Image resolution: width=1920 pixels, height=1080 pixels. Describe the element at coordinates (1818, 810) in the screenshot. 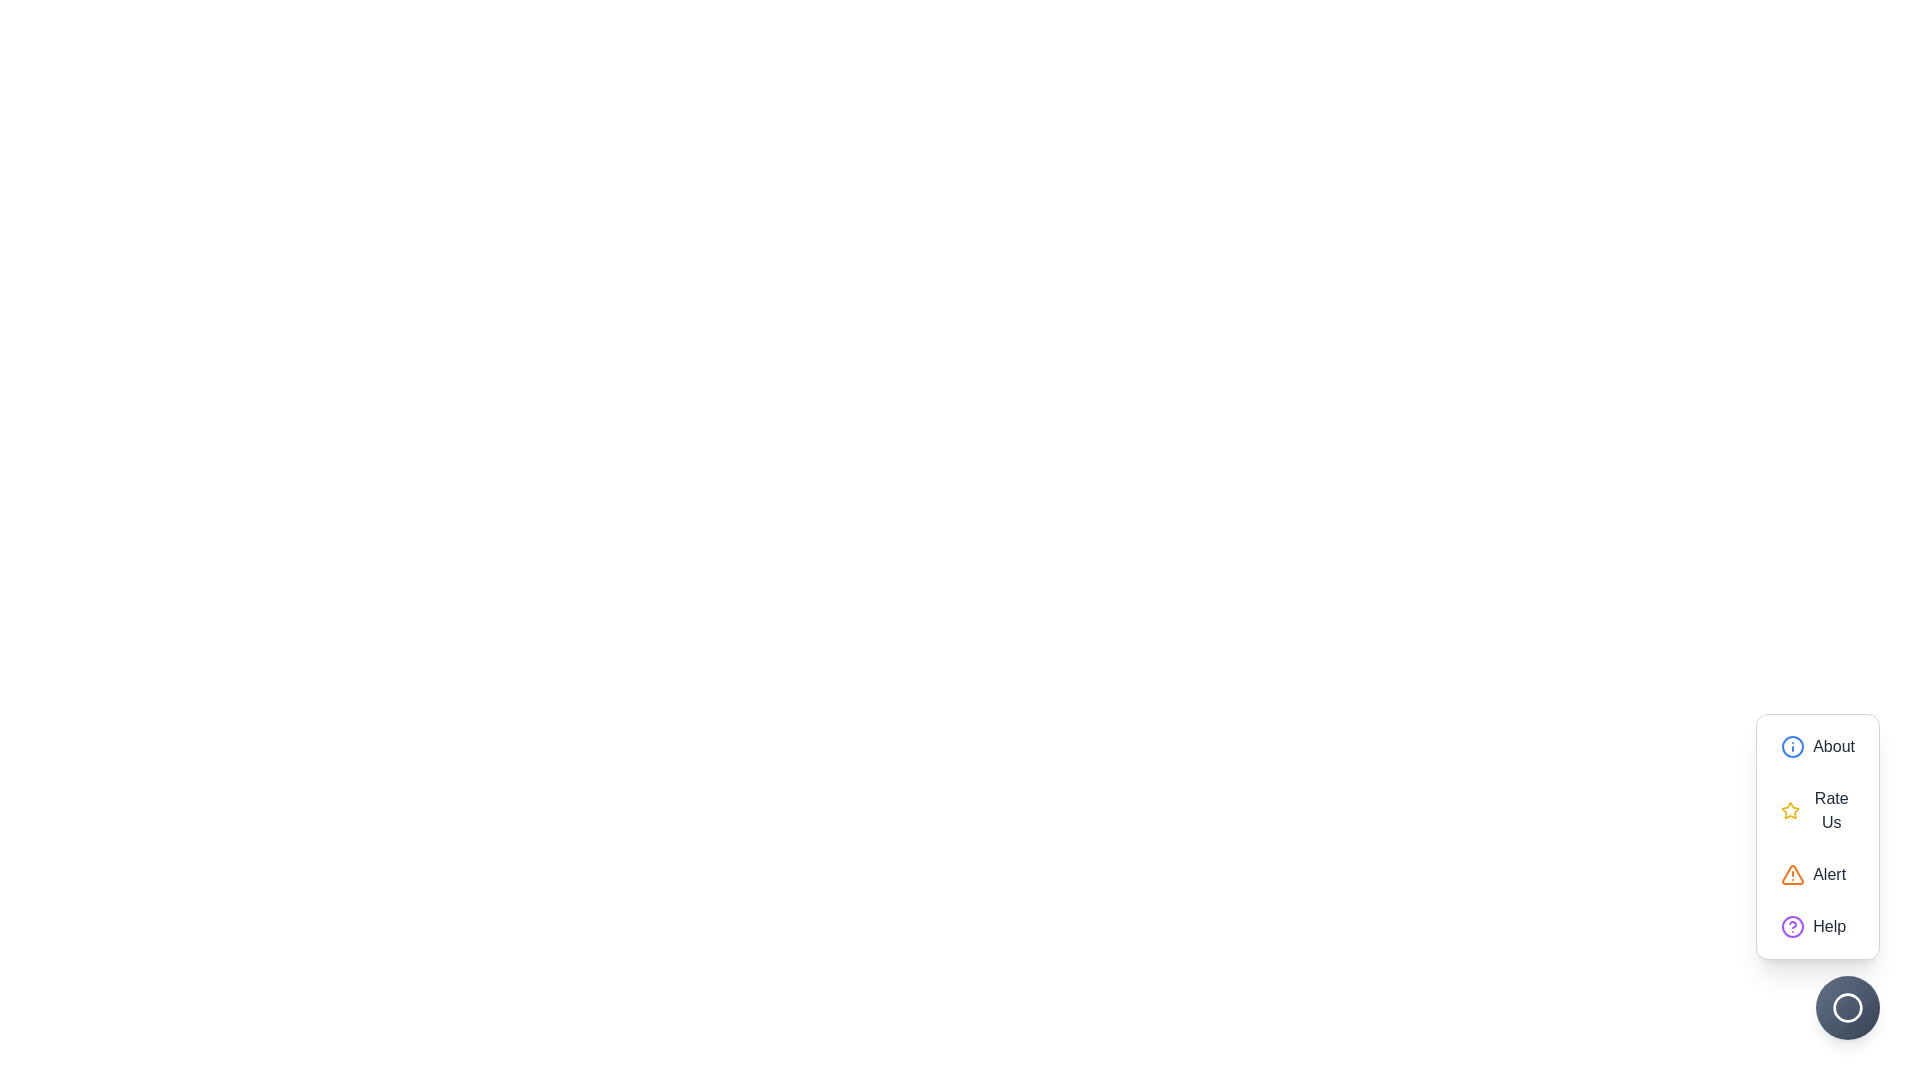

I see `the 'Rate Us' button to interact with it` at that location.